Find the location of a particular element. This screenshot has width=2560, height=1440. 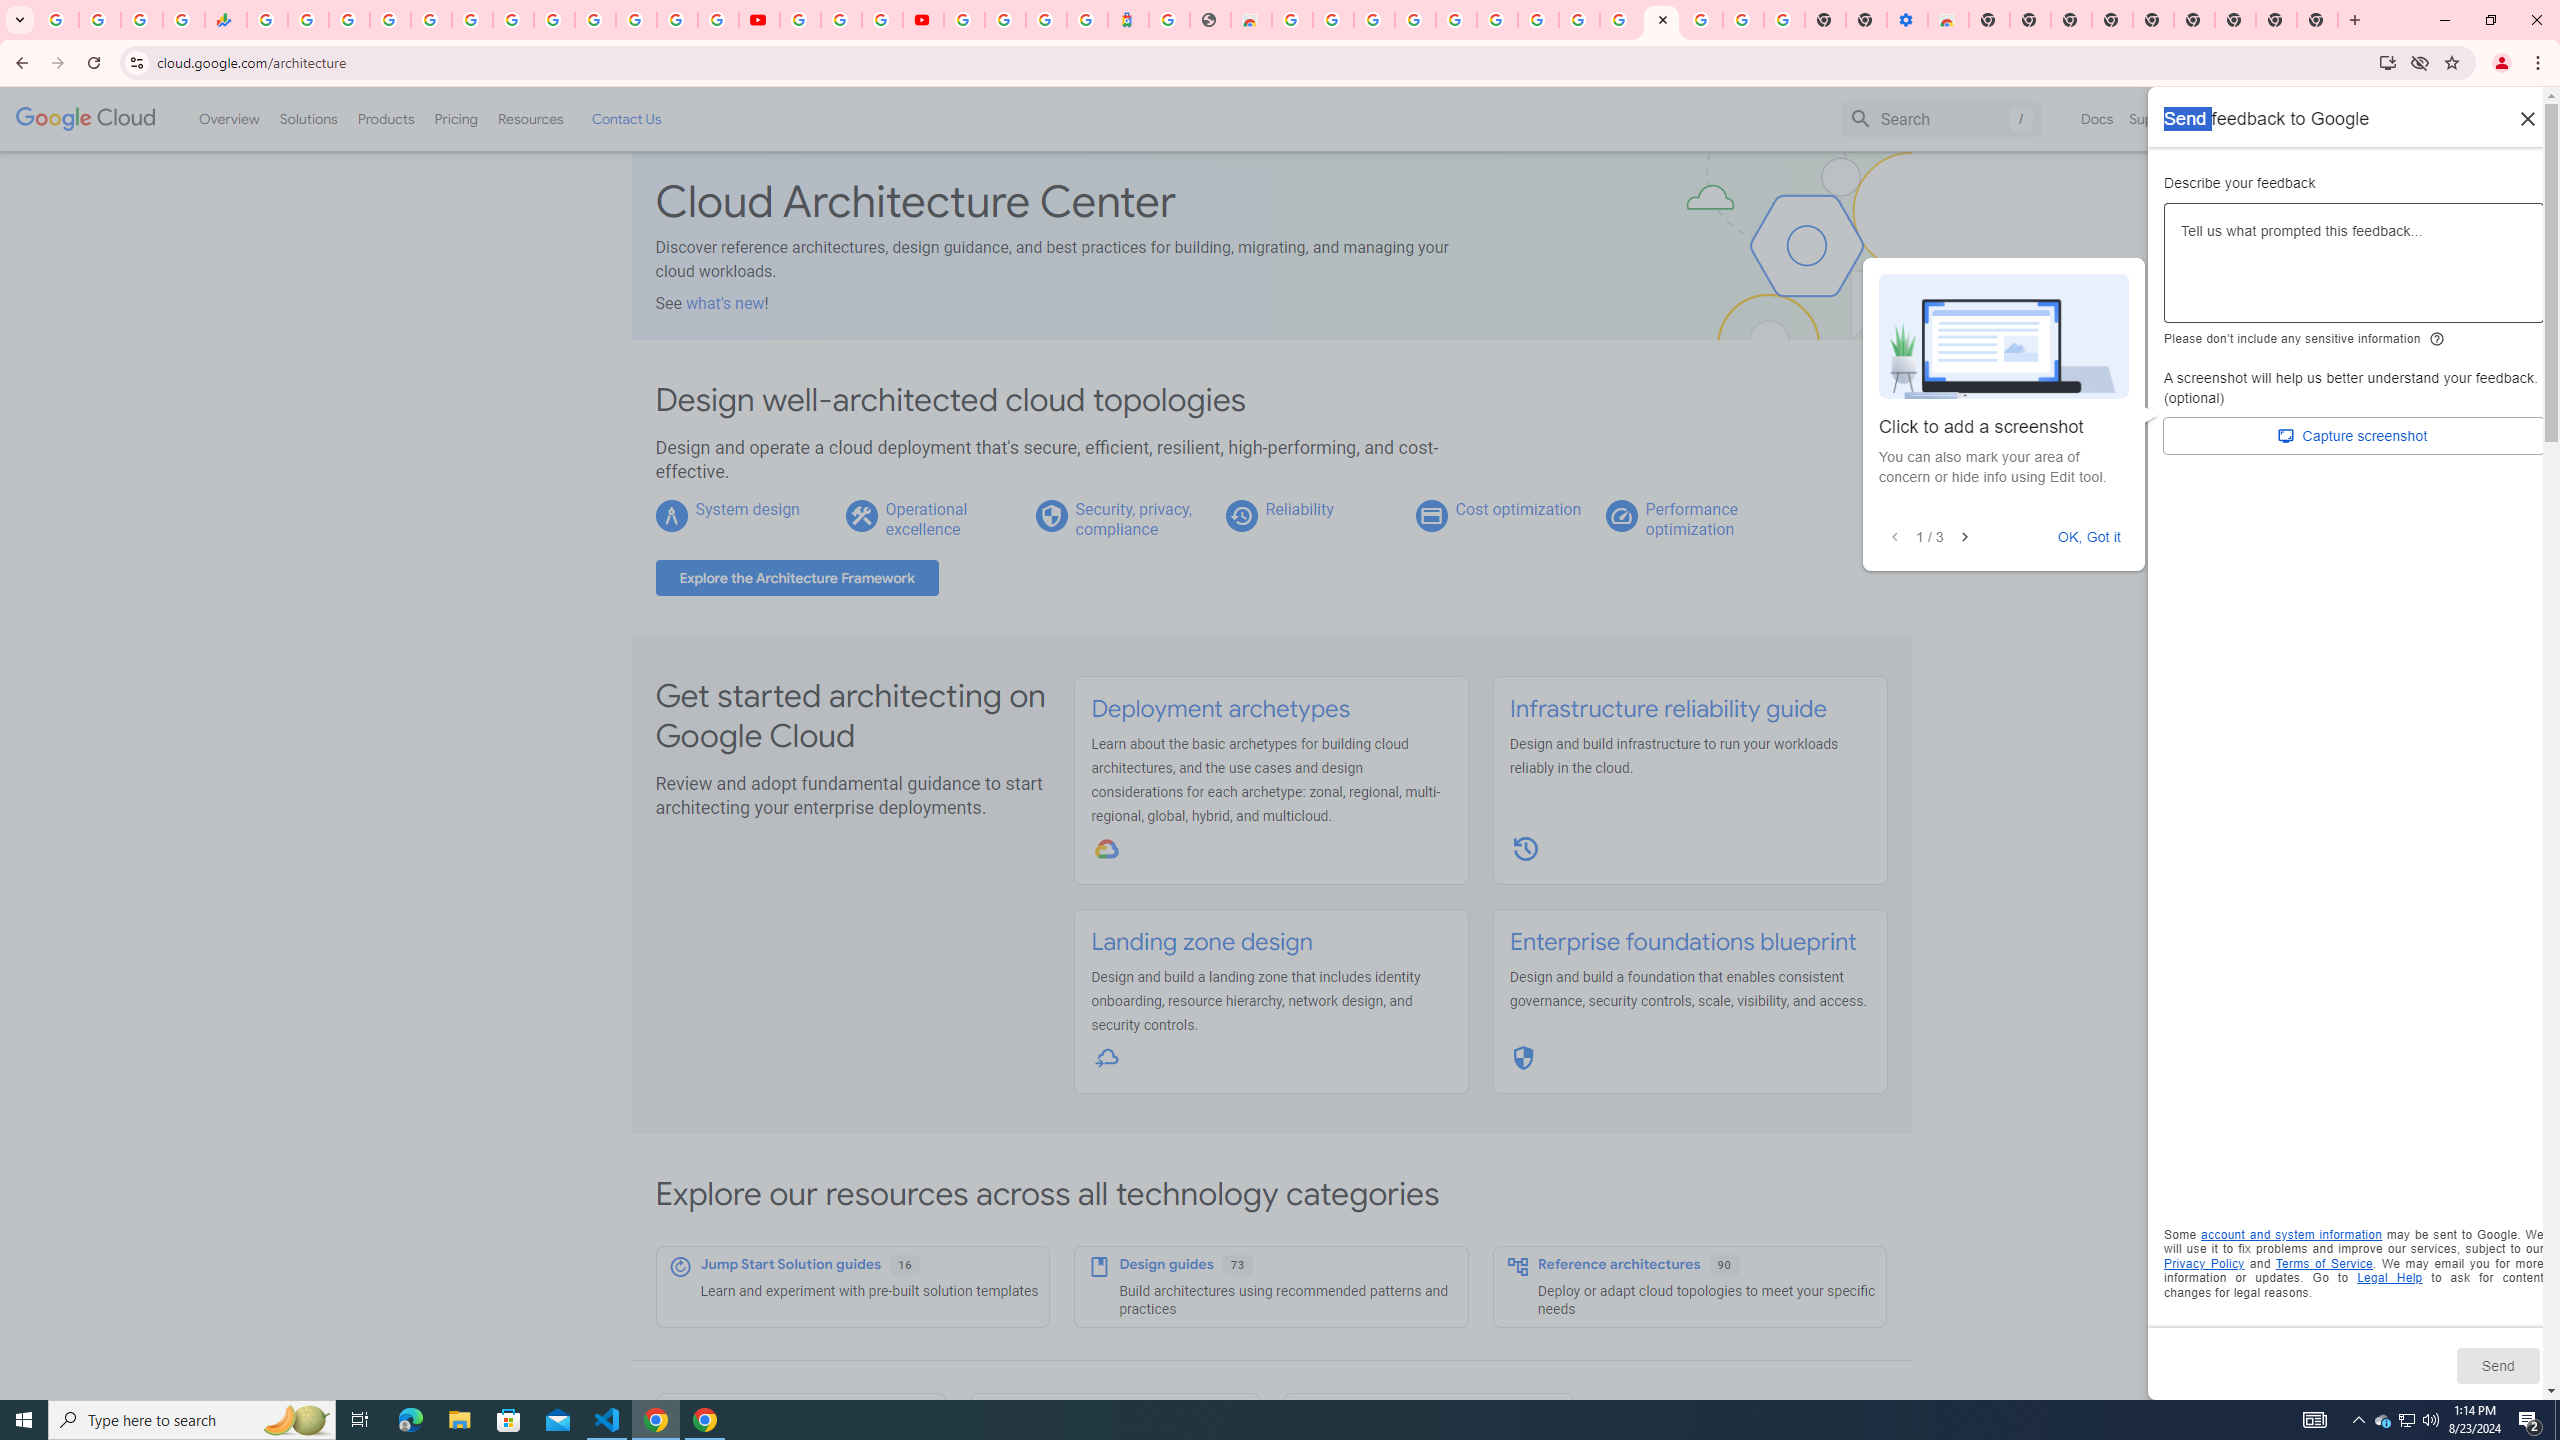

'Google Account Help' is located at coordinates (839, 19).